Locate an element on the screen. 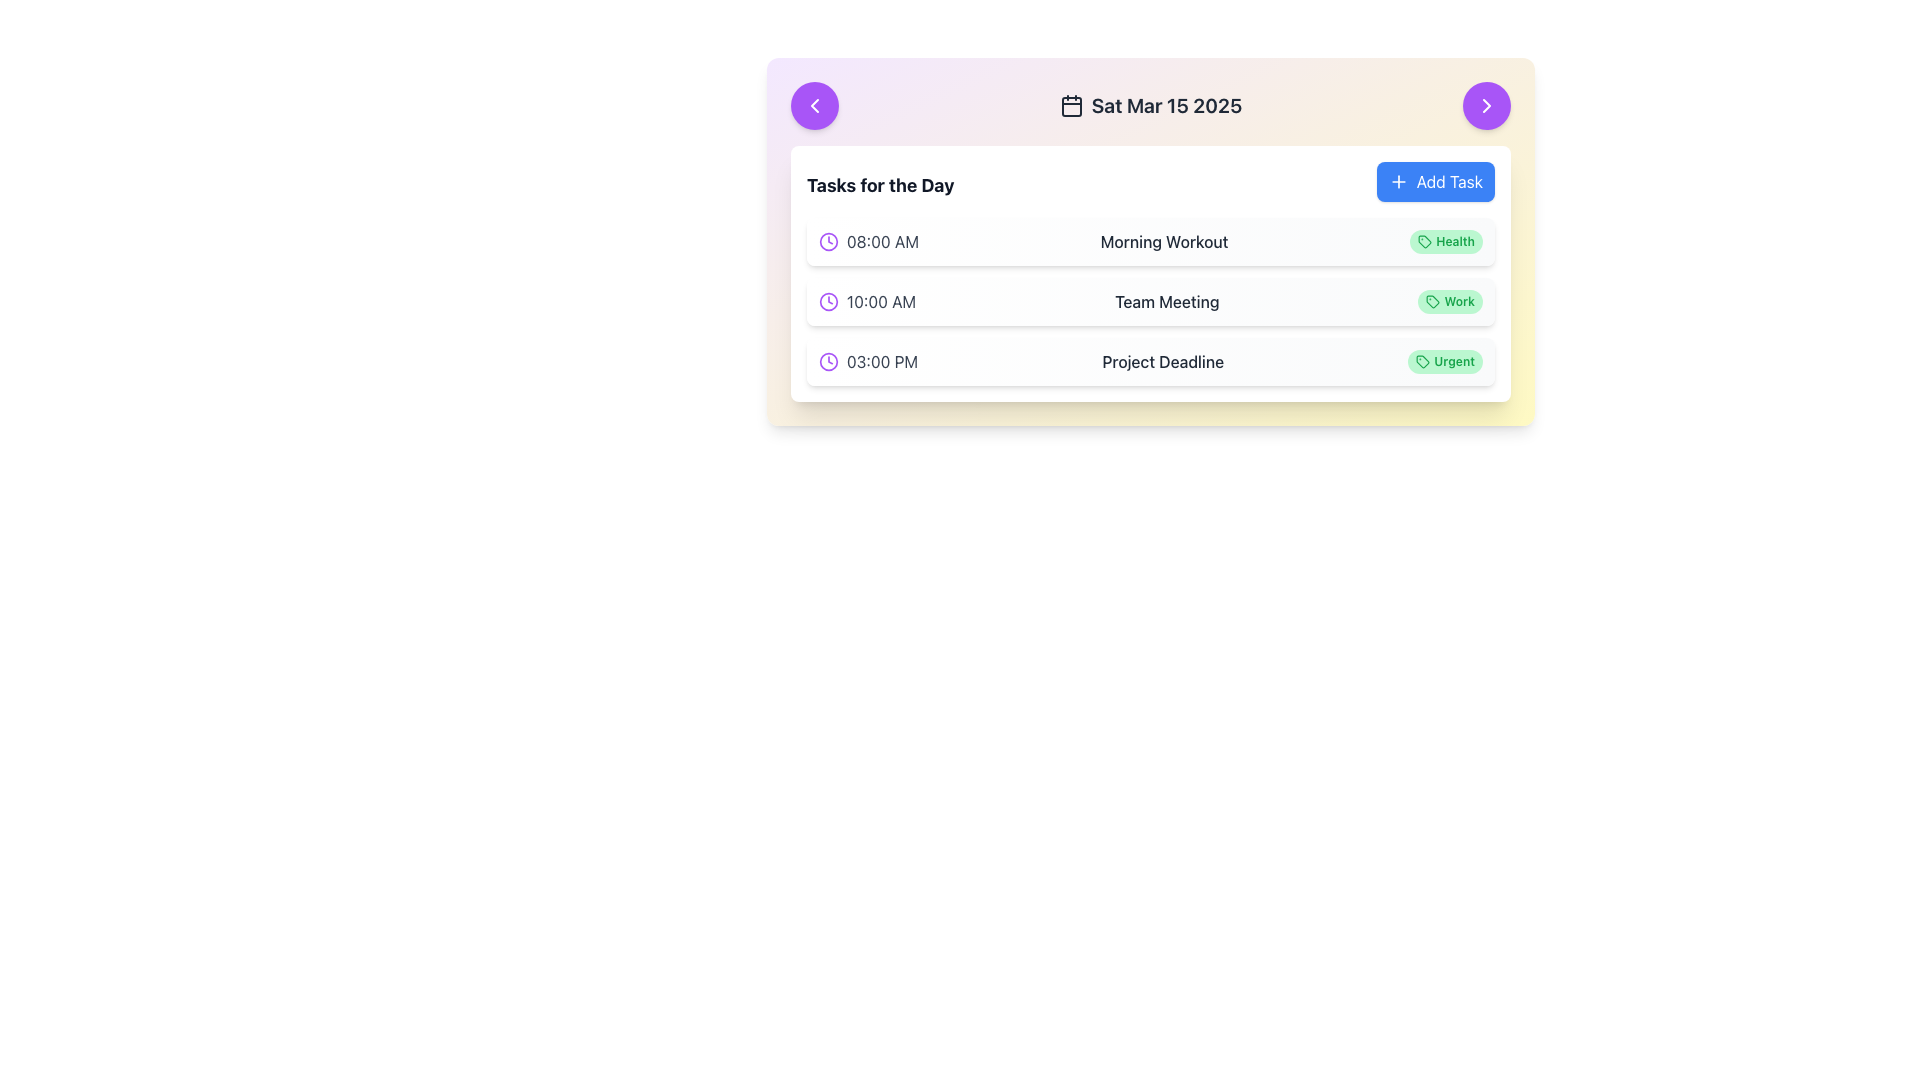  the text label indicating the scheduled time for the 'Morning Workout' task, which is positioned in the first row of the task schedule list next to a clock icon is located at coordinates (882, 241).